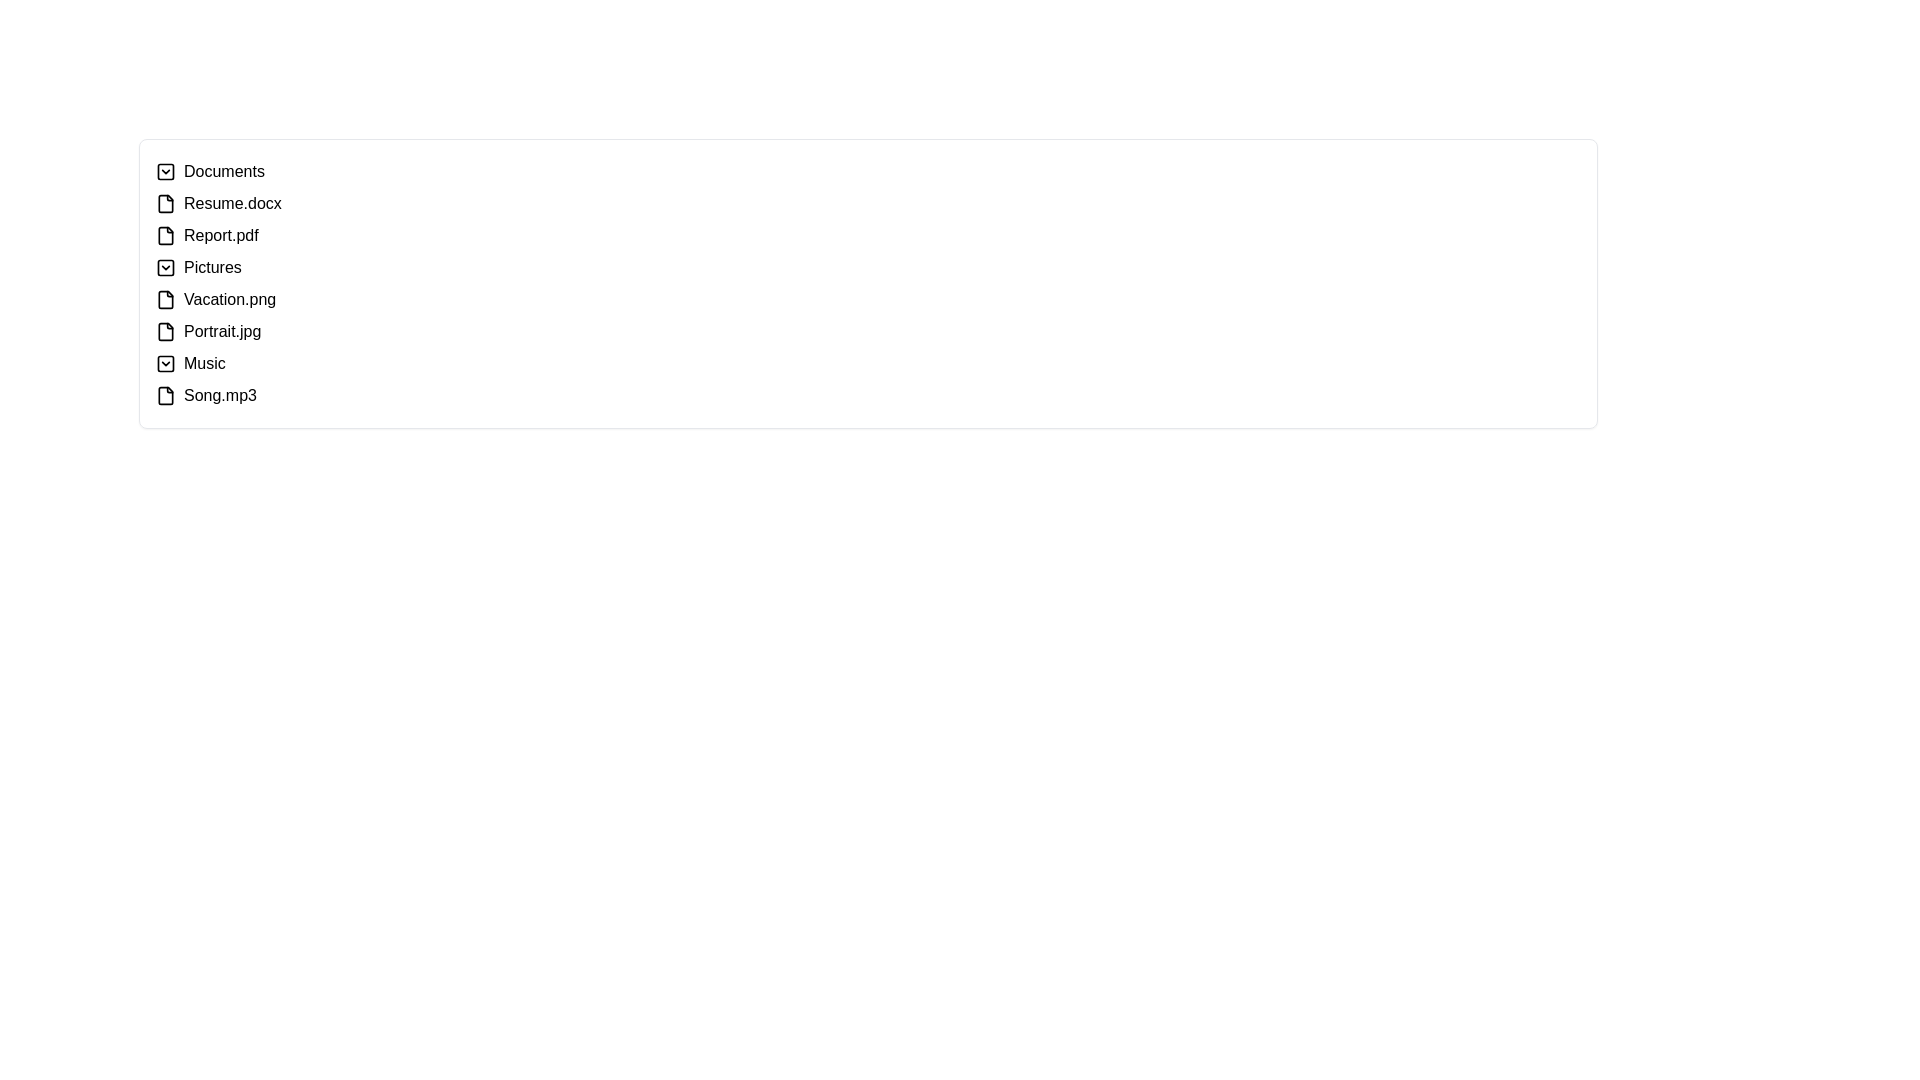  I want to click on the text label displaying the file name 'Vacation.png', so click(230, 300).